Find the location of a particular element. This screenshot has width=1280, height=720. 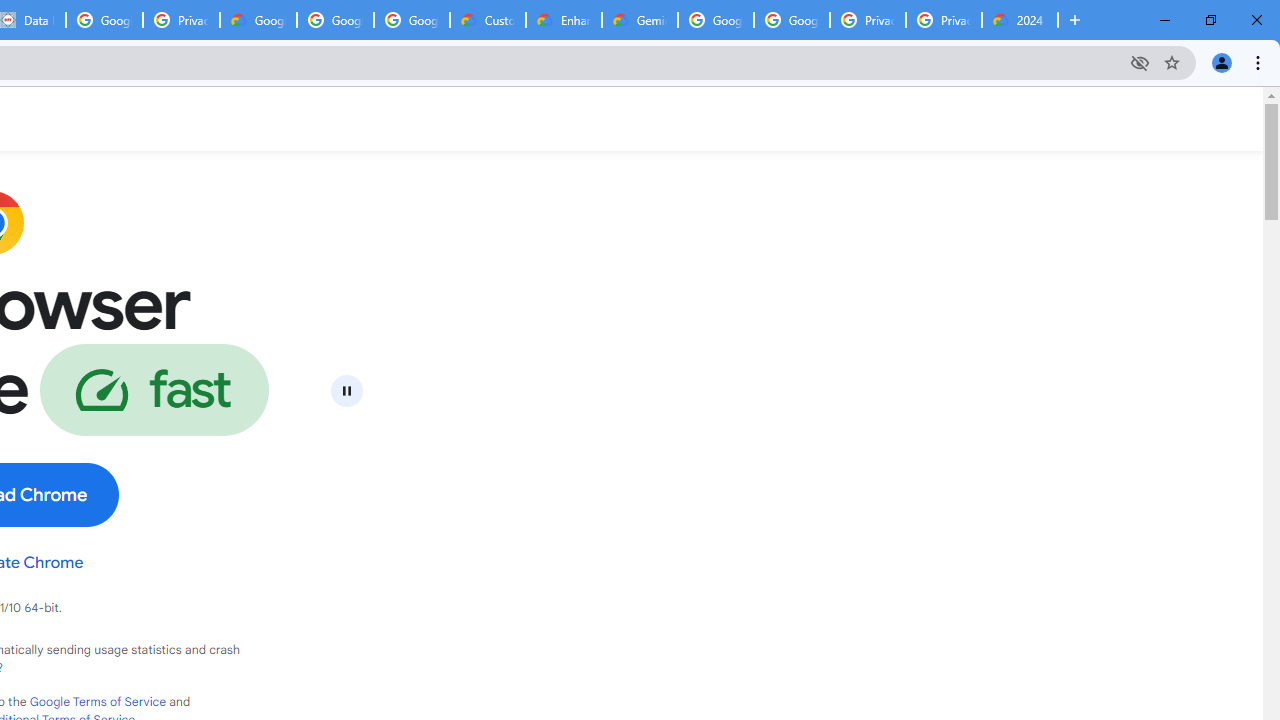

'Google Workspace - Specific Terms' is located at coordinates (411, 20).